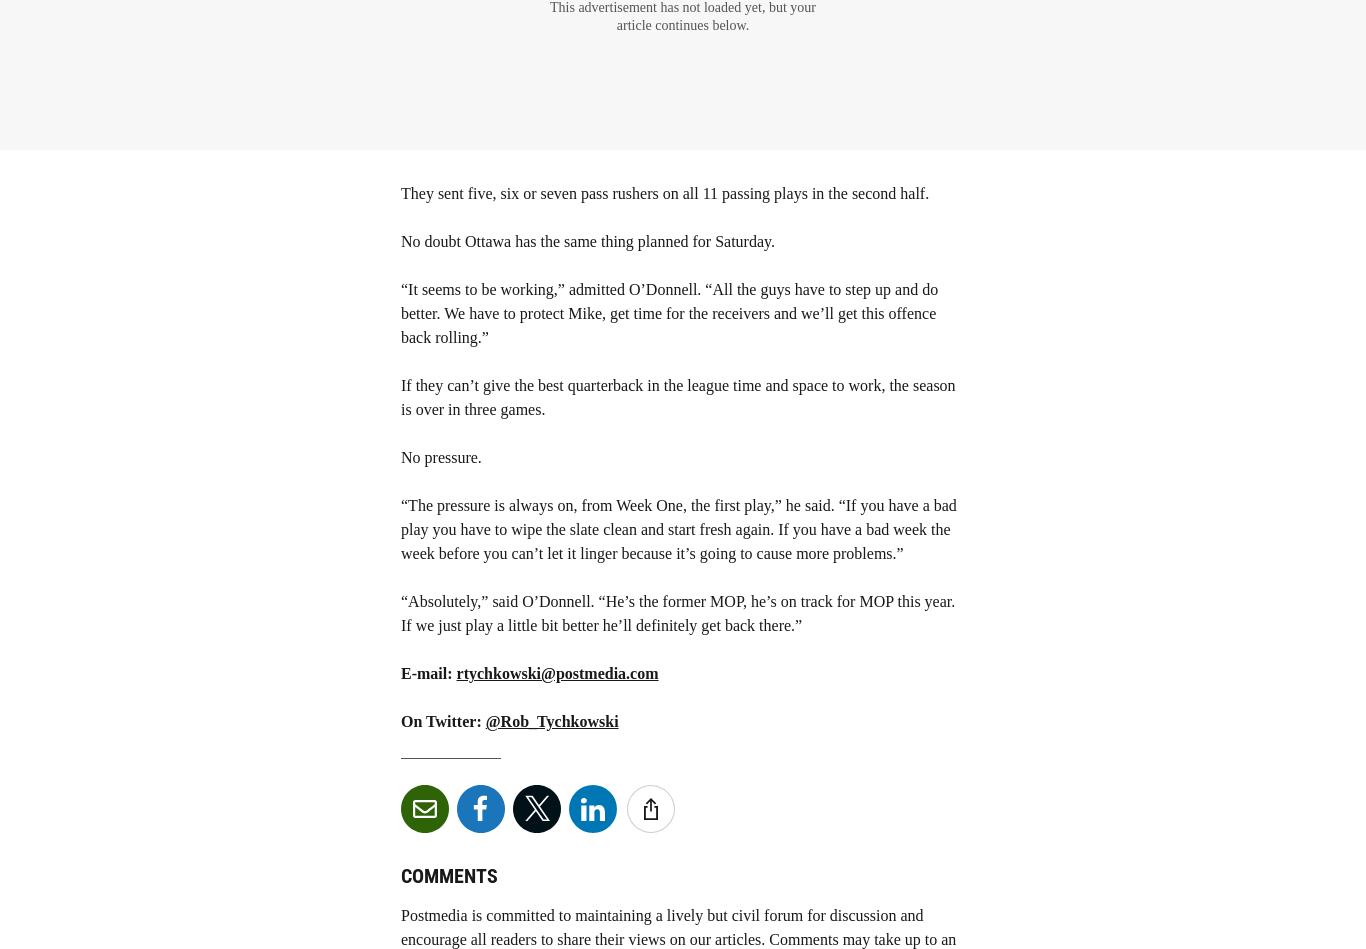 This screenshot has height=949, width=1366. Describe the element at coordinates (448, 875) in the screenshot. I see `'Comments'` at that location.